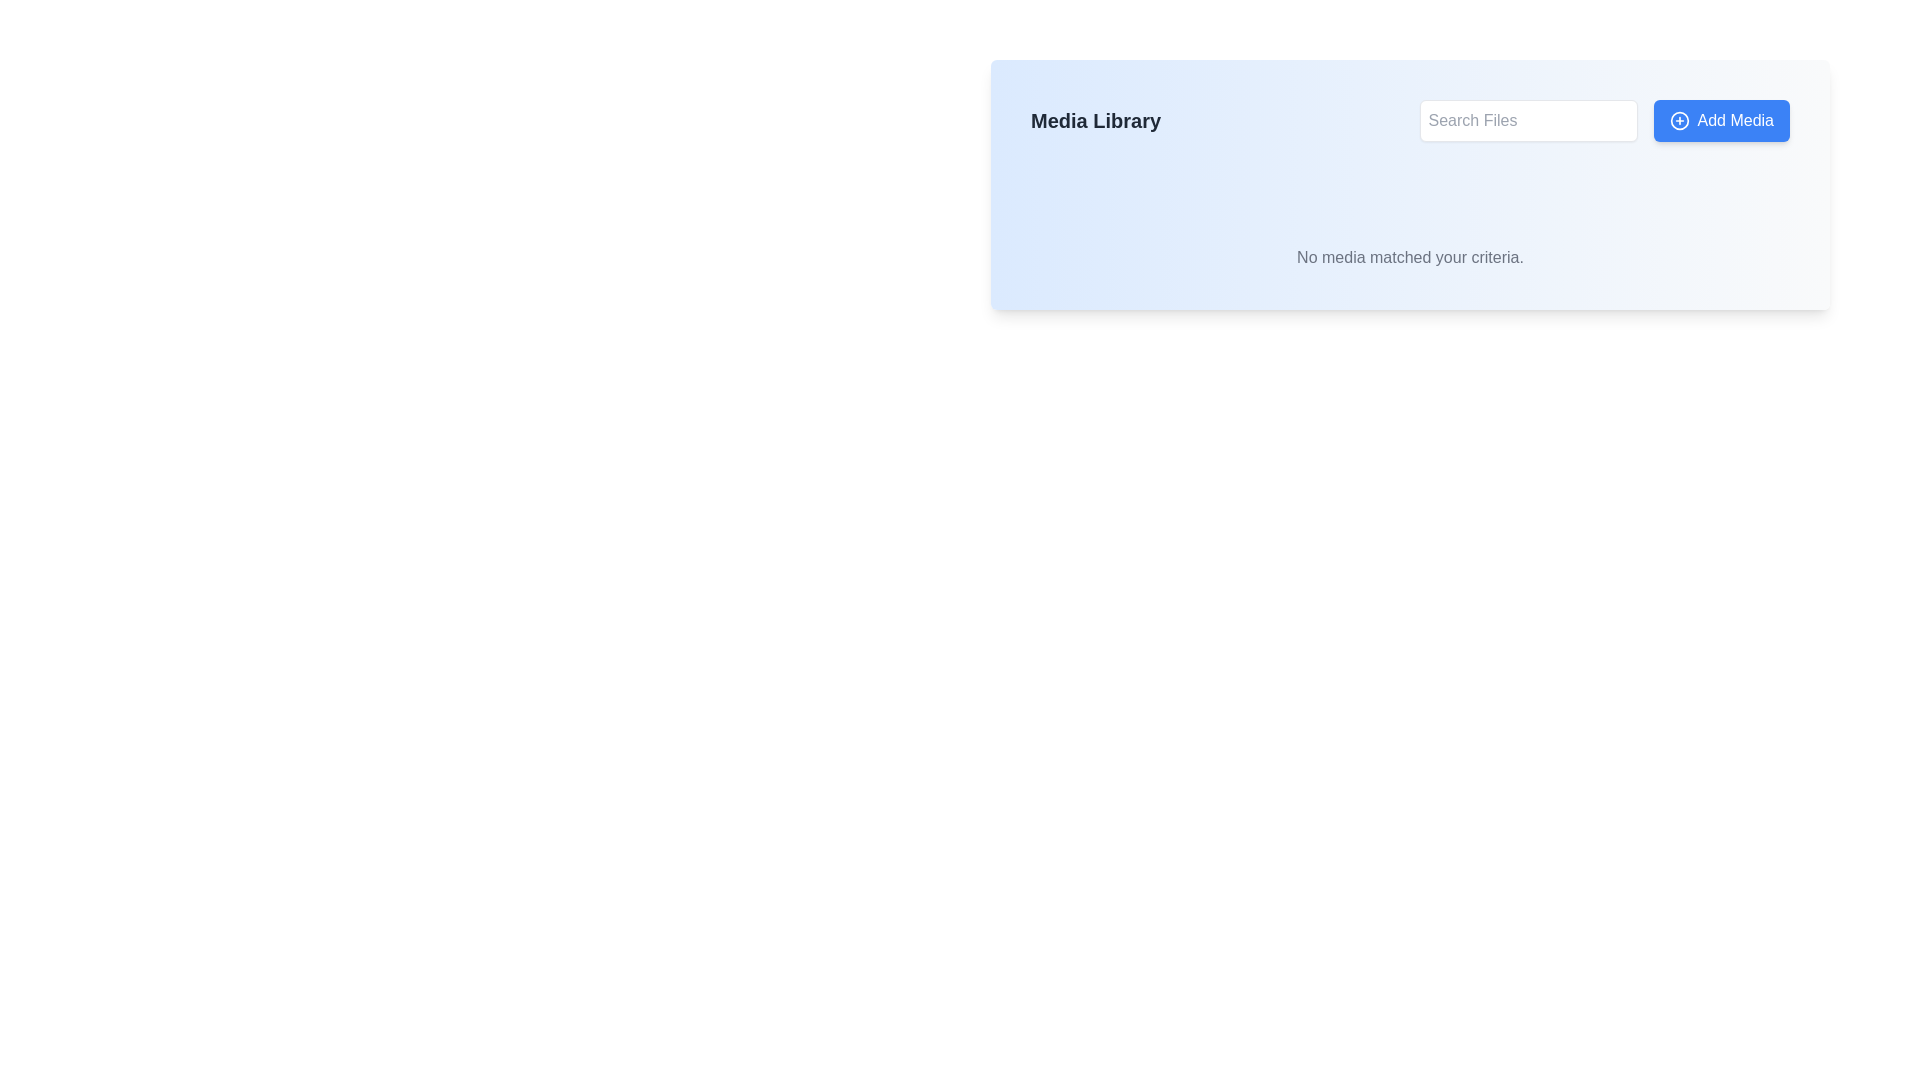 The width and height of the screenshot is (1920, 1080). What do you see at coordinates (1679, 120) in the screenshot?
I see `the SVG graphic icon, which is a circular shape with a cross, located in the top-right section of the modal dialog as part of the 'Add Media' button` at bounding box center [1679, 120].